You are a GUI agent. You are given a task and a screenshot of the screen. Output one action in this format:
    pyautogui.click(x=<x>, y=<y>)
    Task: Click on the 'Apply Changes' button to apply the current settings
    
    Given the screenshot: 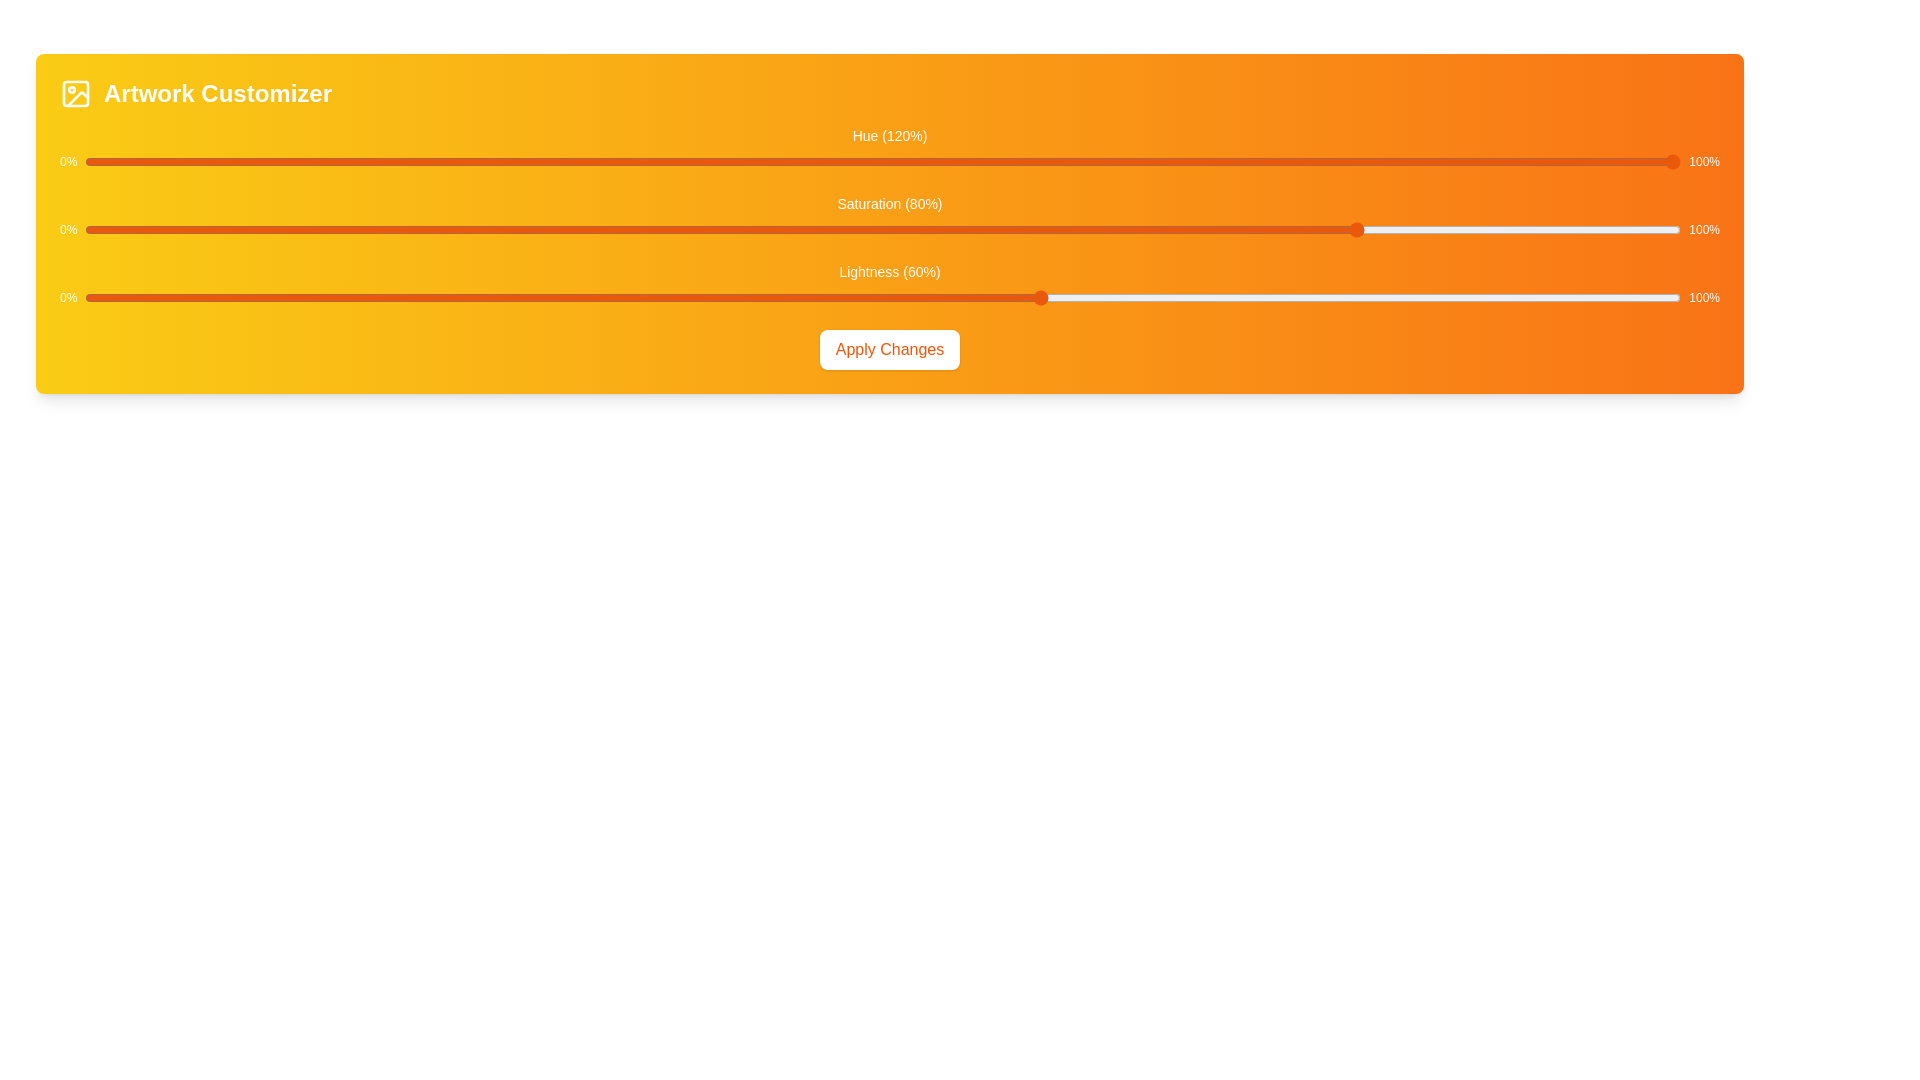 What is the action you would take?
    pyautogui.click(x=888, y=349)
    